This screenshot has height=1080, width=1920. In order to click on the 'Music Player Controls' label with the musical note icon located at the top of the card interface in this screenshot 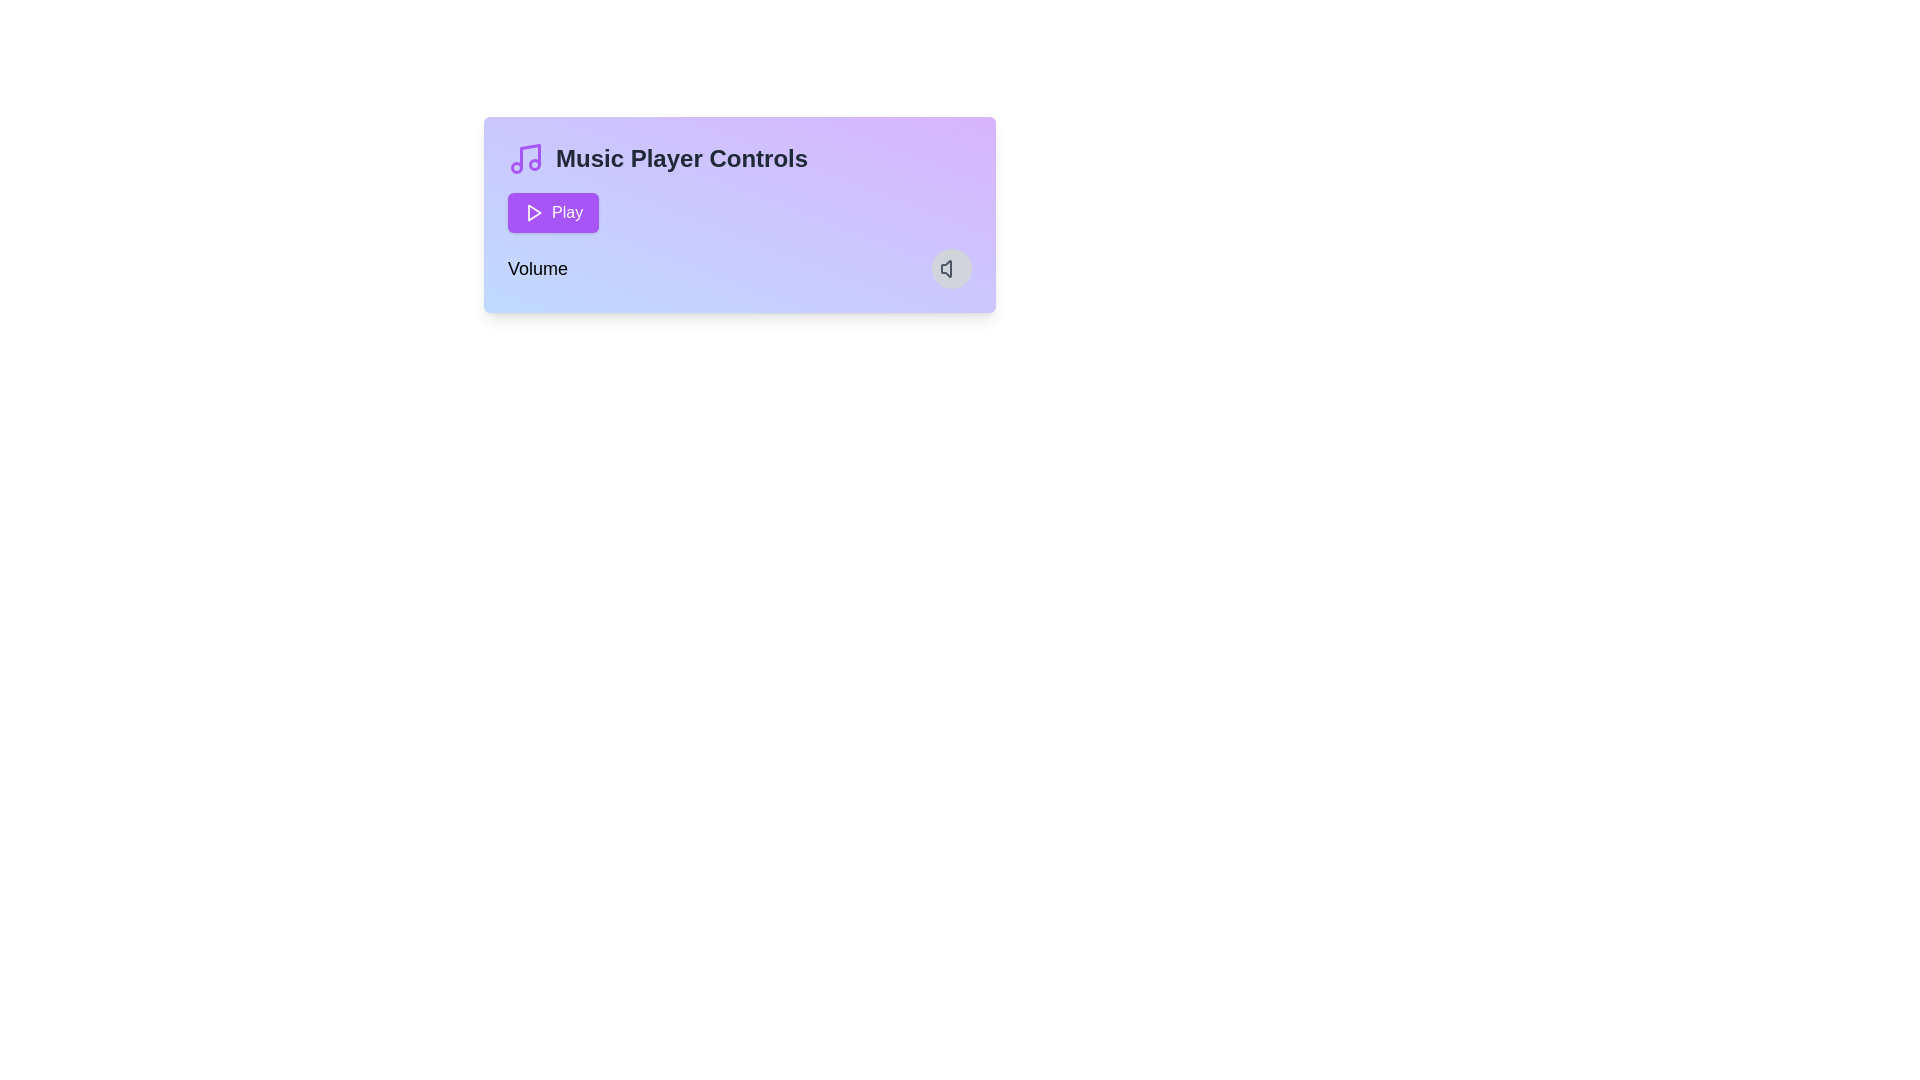, I will do `click(738, 157)`.